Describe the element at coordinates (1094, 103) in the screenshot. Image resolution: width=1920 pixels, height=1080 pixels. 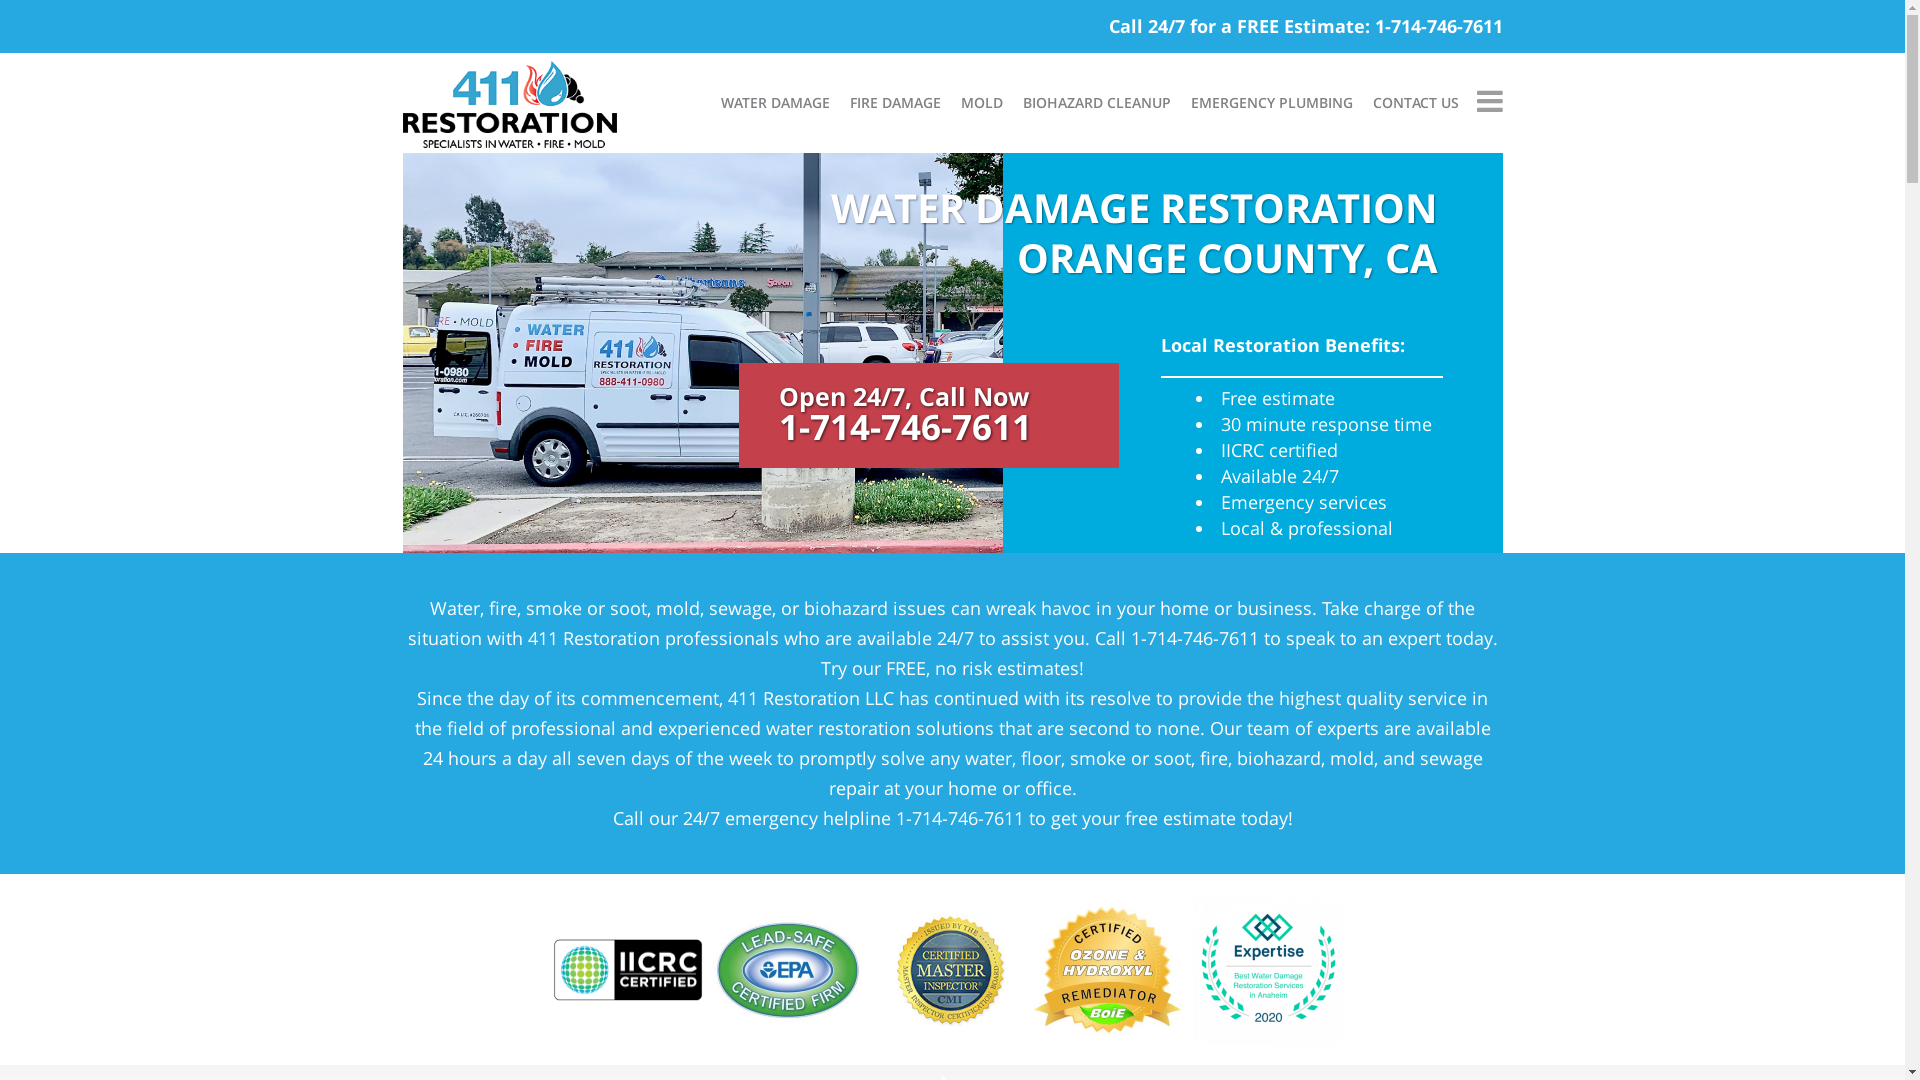
I see `'BIOHAZARD CLEANUP'` at that location.